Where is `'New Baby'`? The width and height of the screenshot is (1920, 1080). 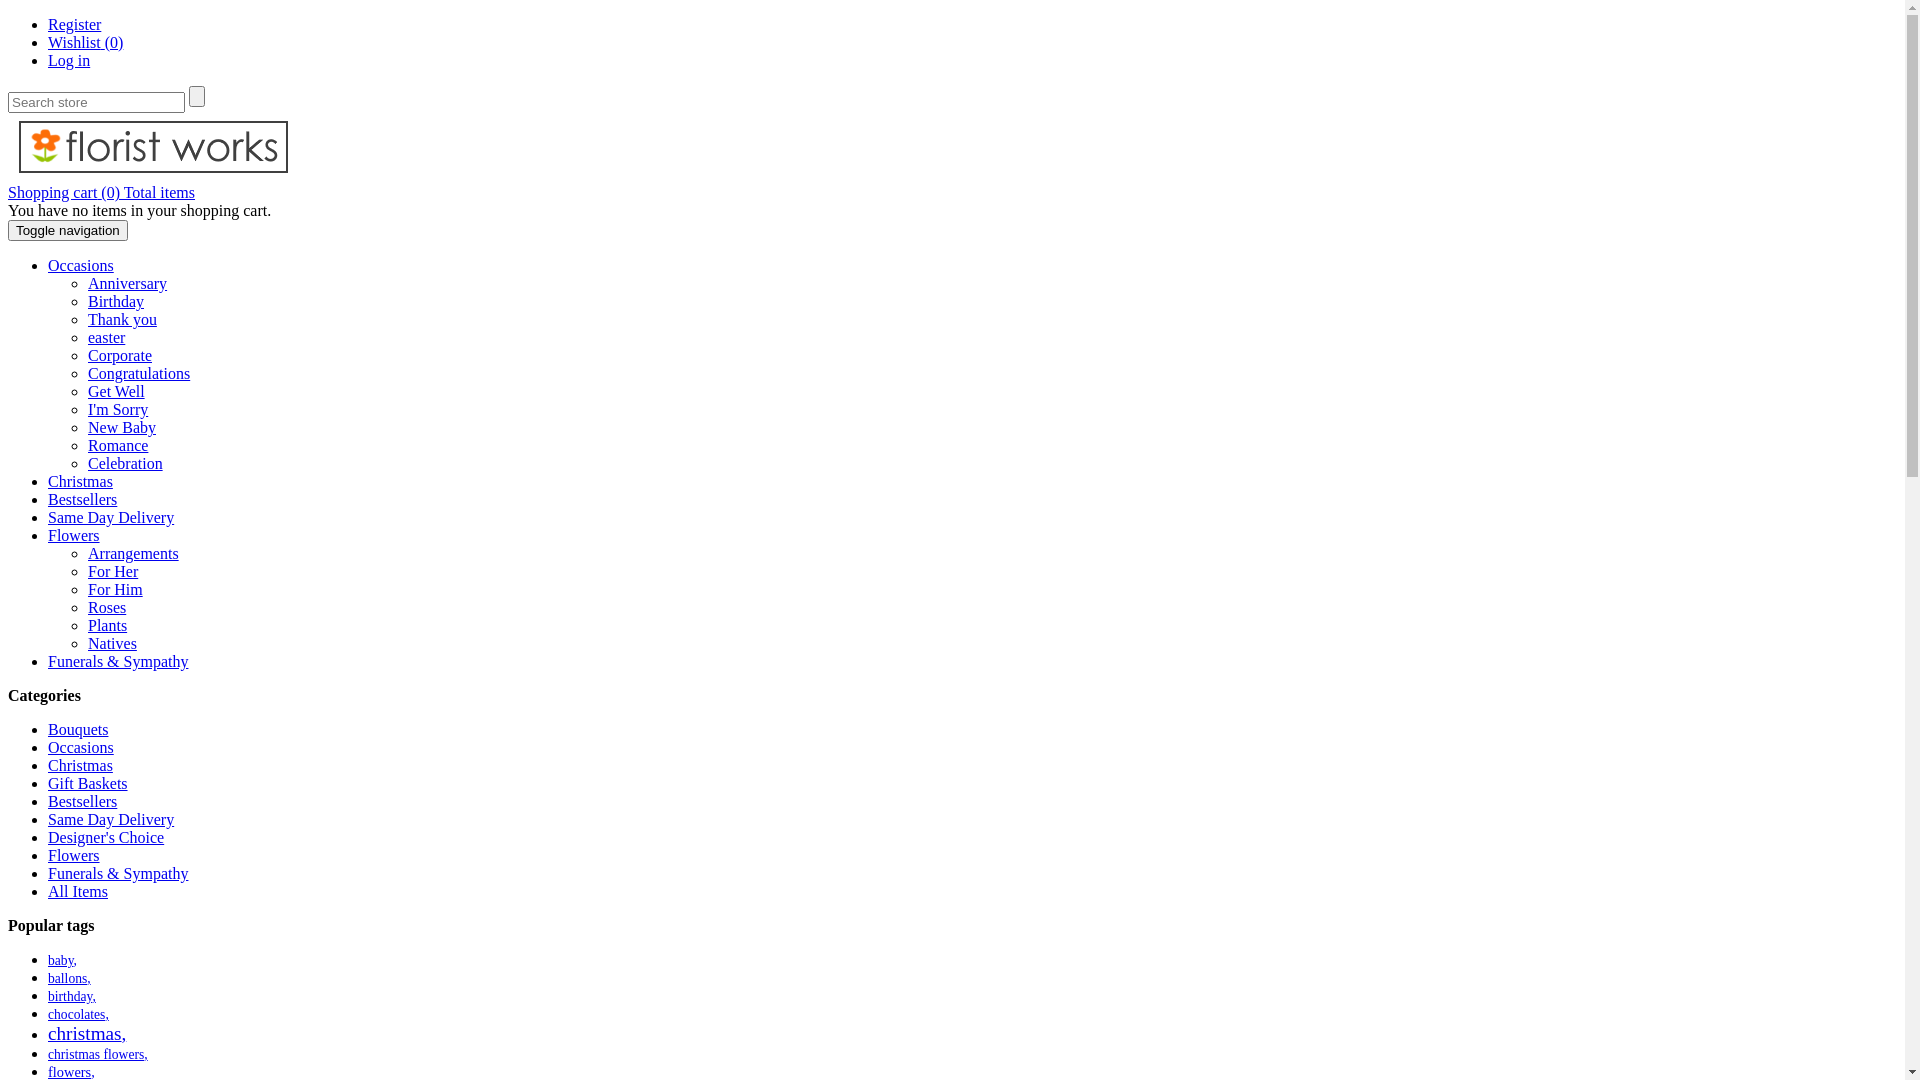
'New Baby' is located at coordinates (120, 426).